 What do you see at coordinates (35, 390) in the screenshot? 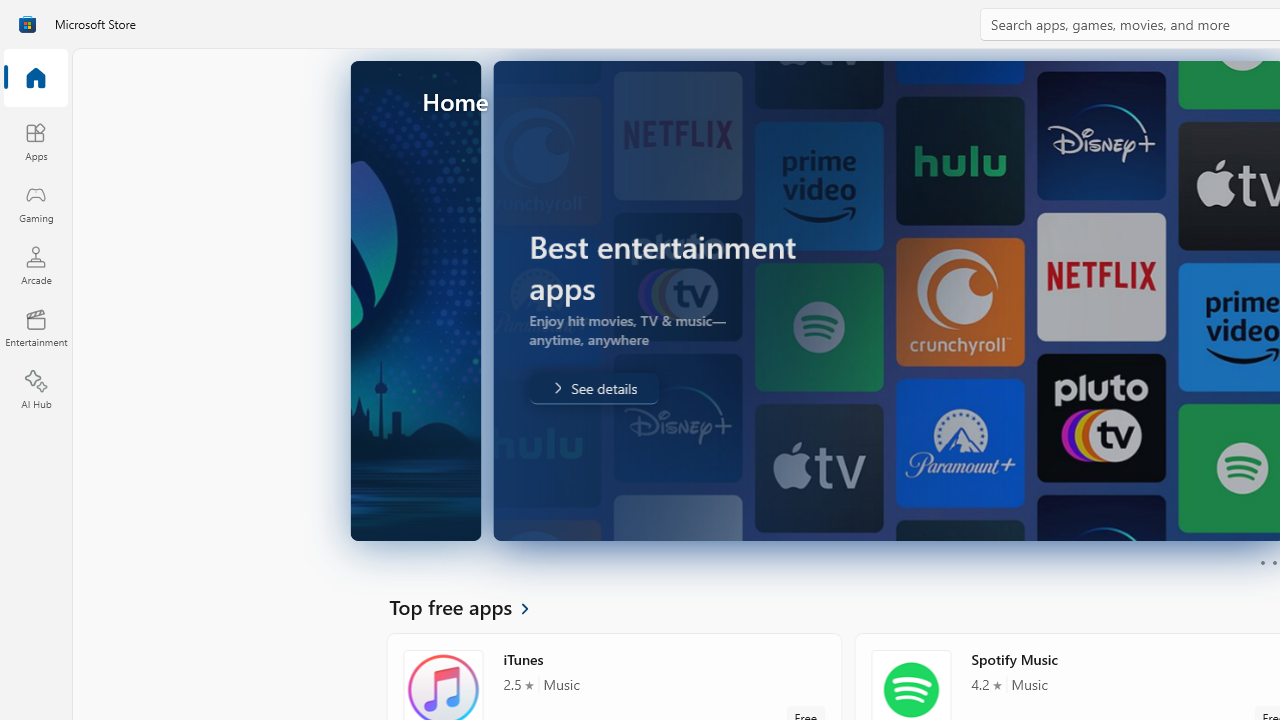
I see `'AI Hub'` at bounding box center [35, 390].